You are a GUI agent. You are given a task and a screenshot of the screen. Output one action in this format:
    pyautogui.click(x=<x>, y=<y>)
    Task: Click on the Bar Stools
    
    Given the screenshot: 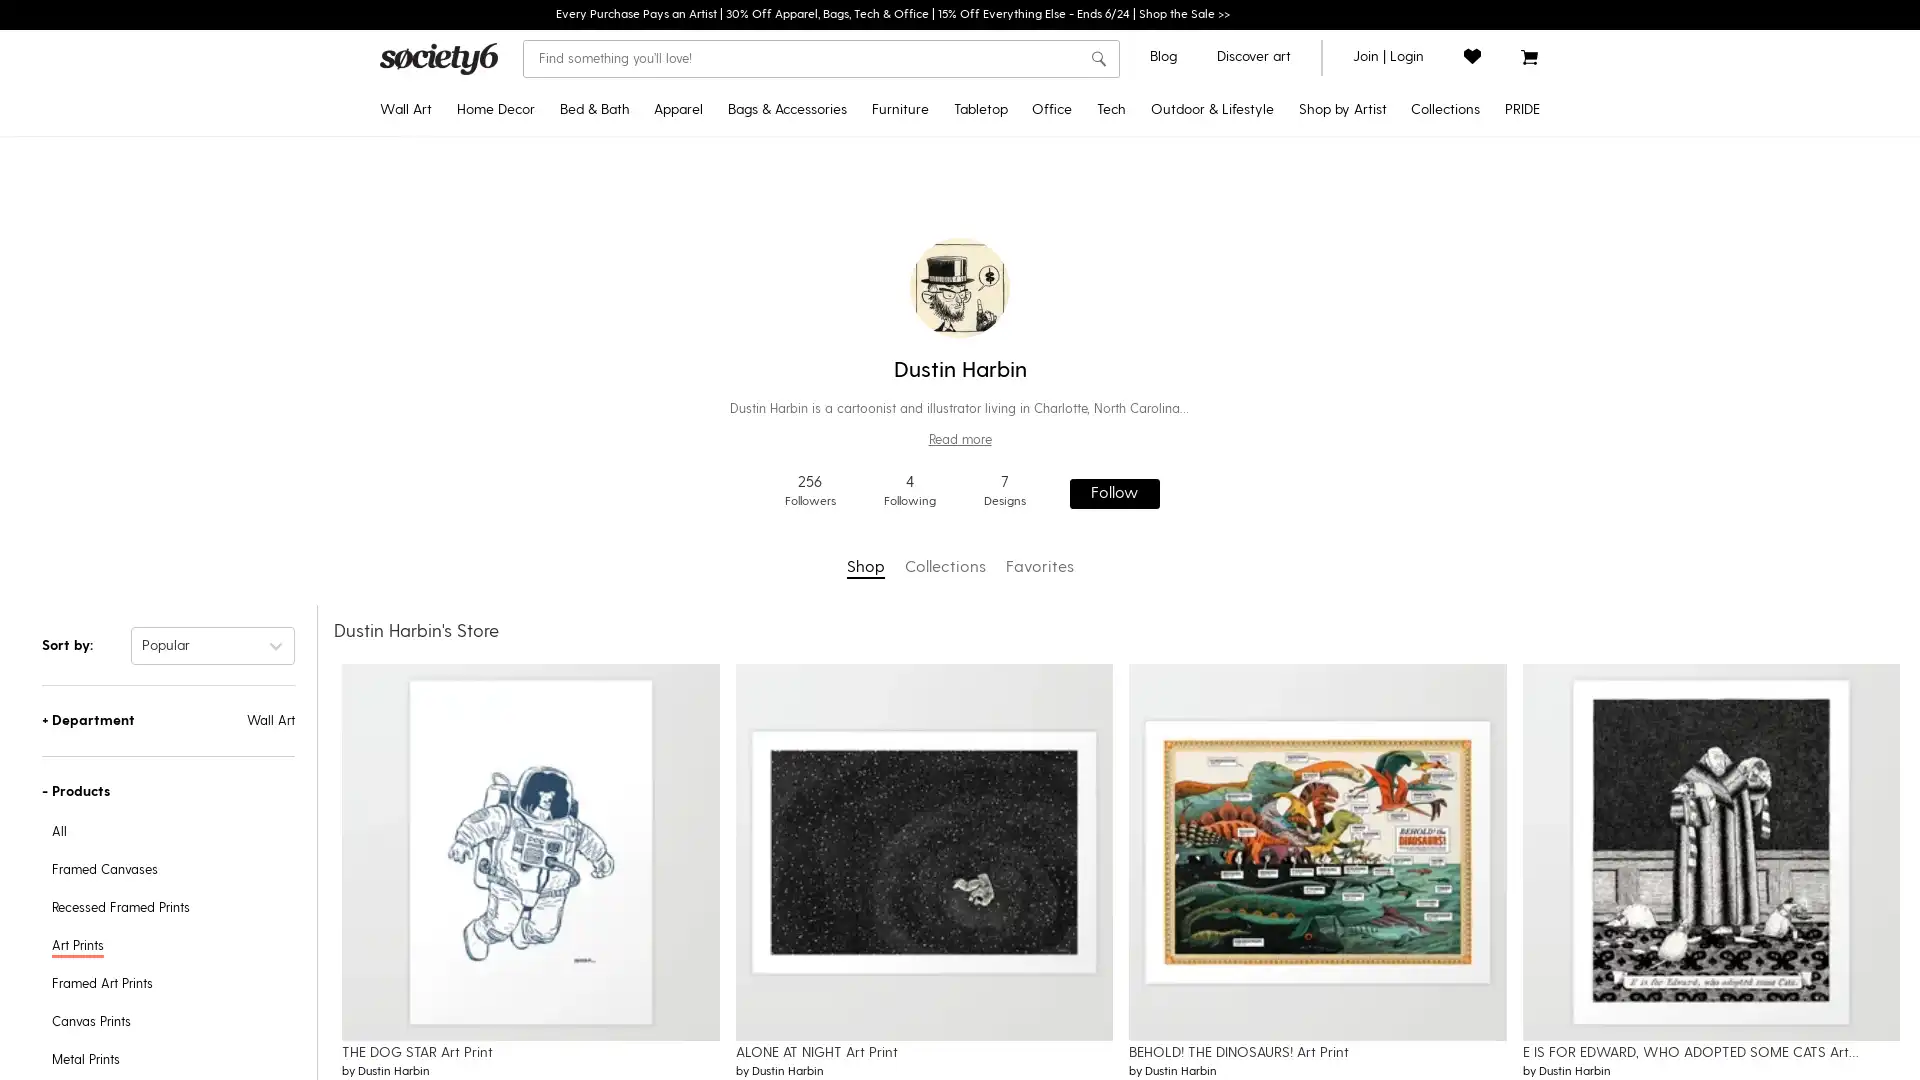 What is the action you would take?
    pyautogui.click(x=934, y=224)
    